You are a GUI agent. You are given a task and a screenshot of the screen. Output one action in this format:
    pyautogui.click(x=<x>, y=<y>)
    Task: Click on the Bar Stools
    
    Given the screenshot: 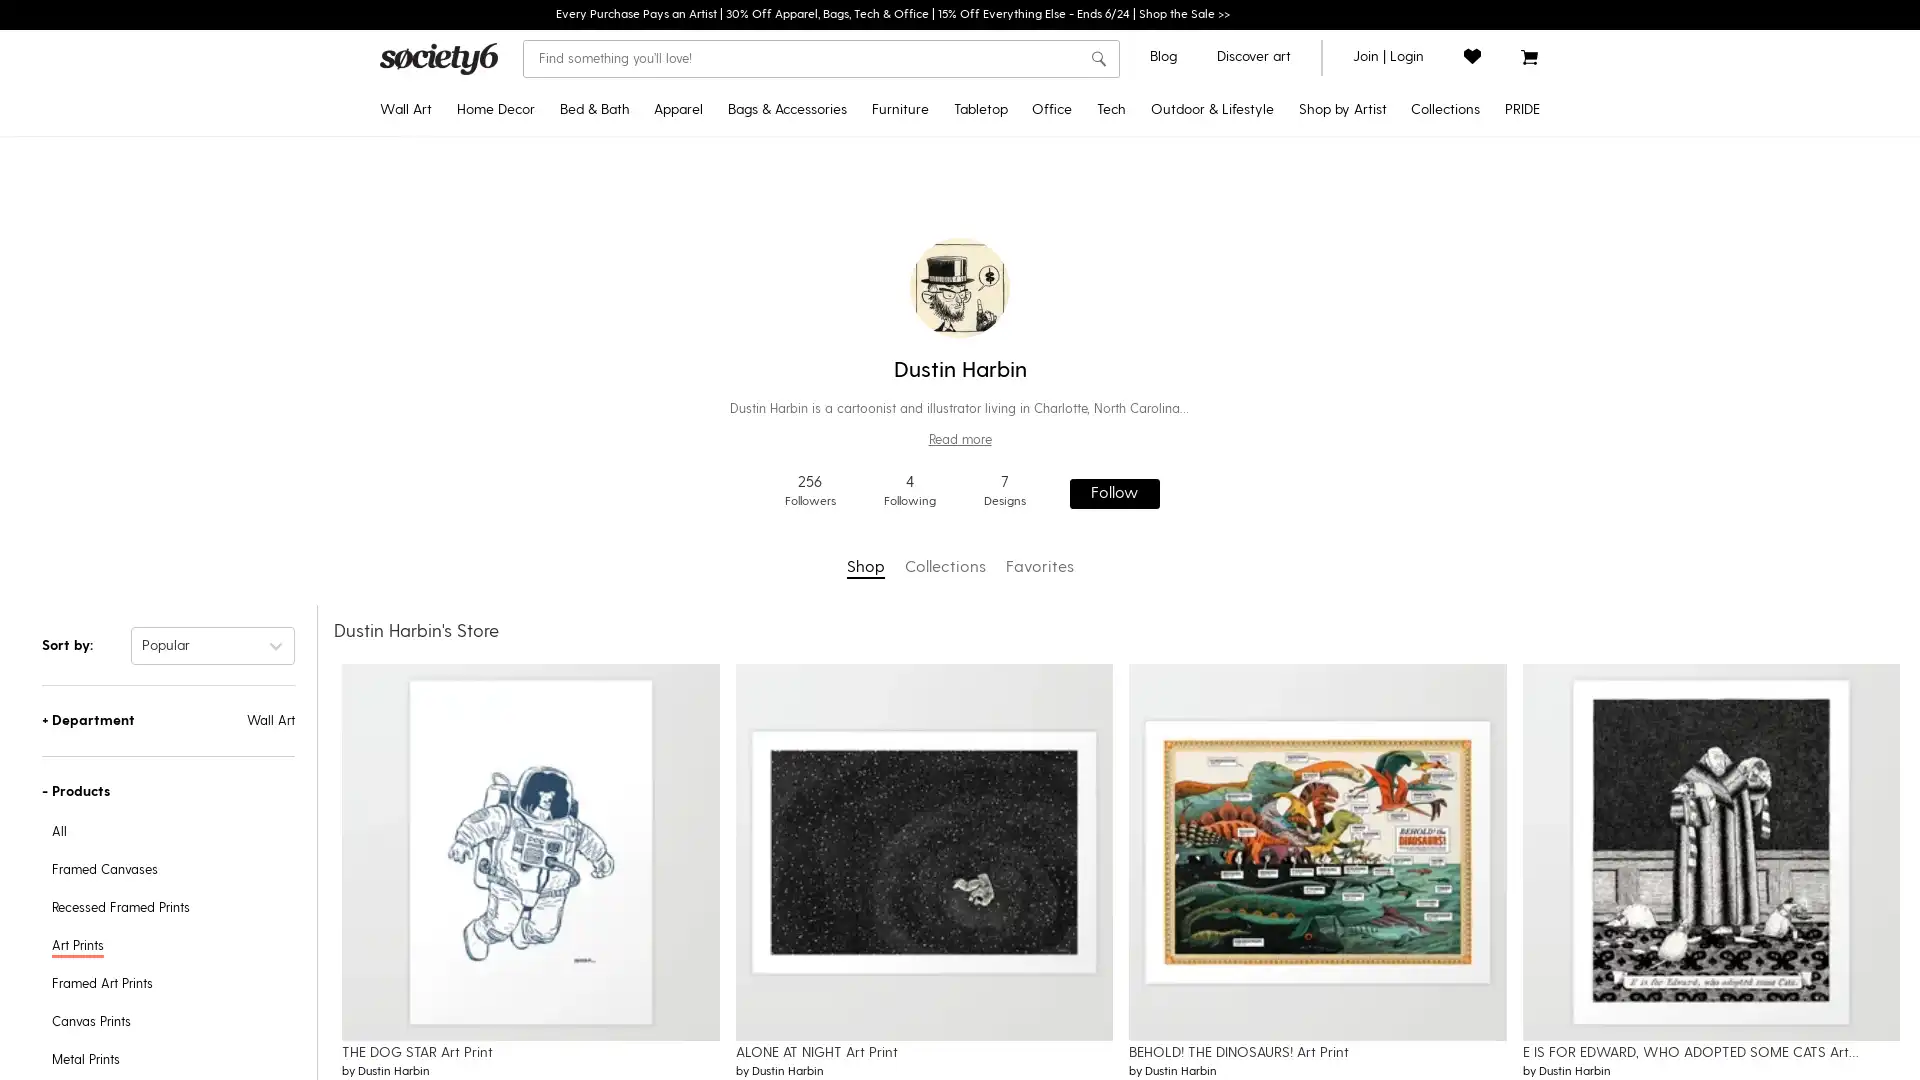 What is the action you would take?
    pyautogui.click(x=934, y=224)
    